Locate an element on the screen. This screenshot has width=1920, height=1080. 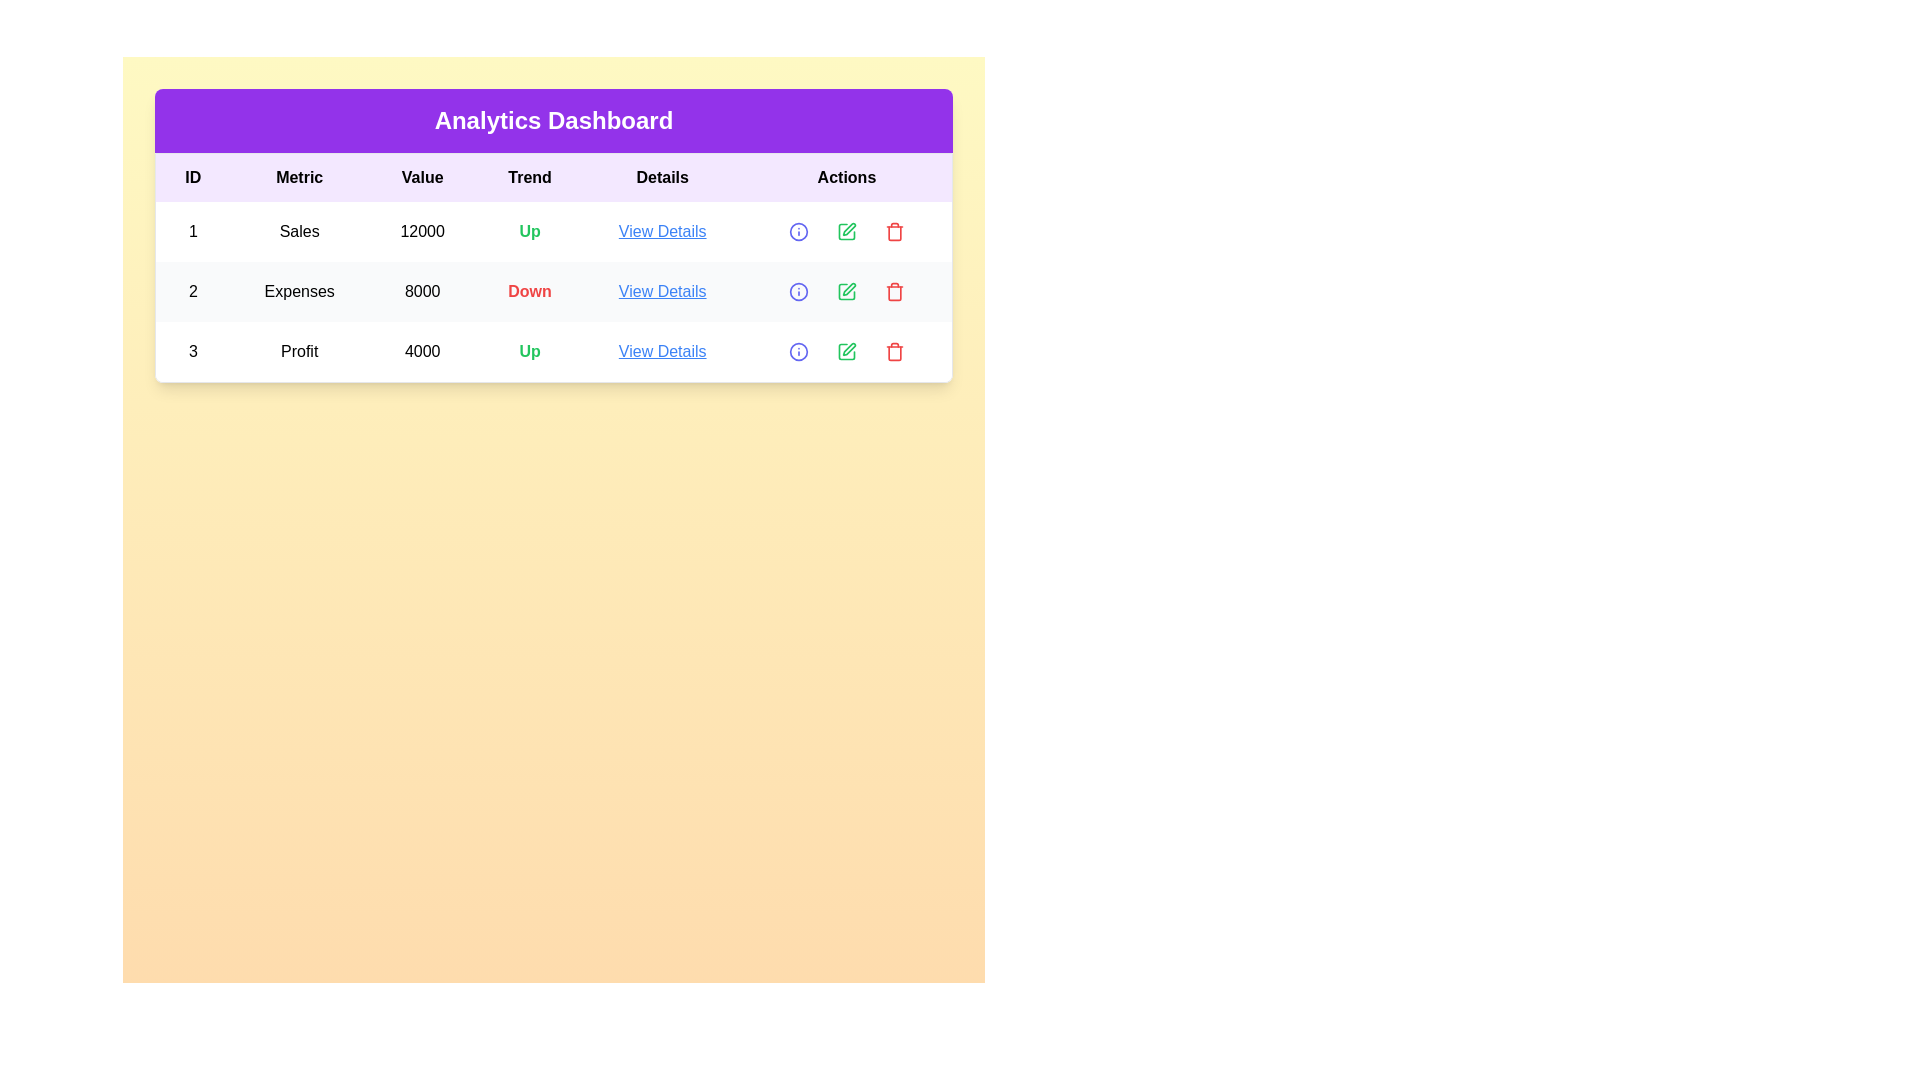
the edit icon button located in the 'Actions' column of the second row in the metrics table is located at coordinates (846, 230).